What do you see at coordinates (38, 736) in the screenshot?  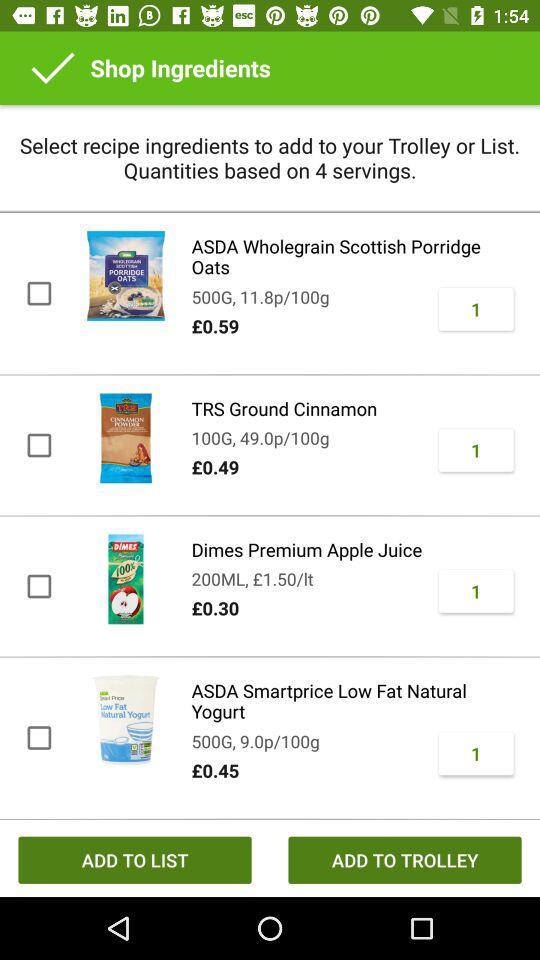 I see `the fourth check box` at bounding box center [38, 736].